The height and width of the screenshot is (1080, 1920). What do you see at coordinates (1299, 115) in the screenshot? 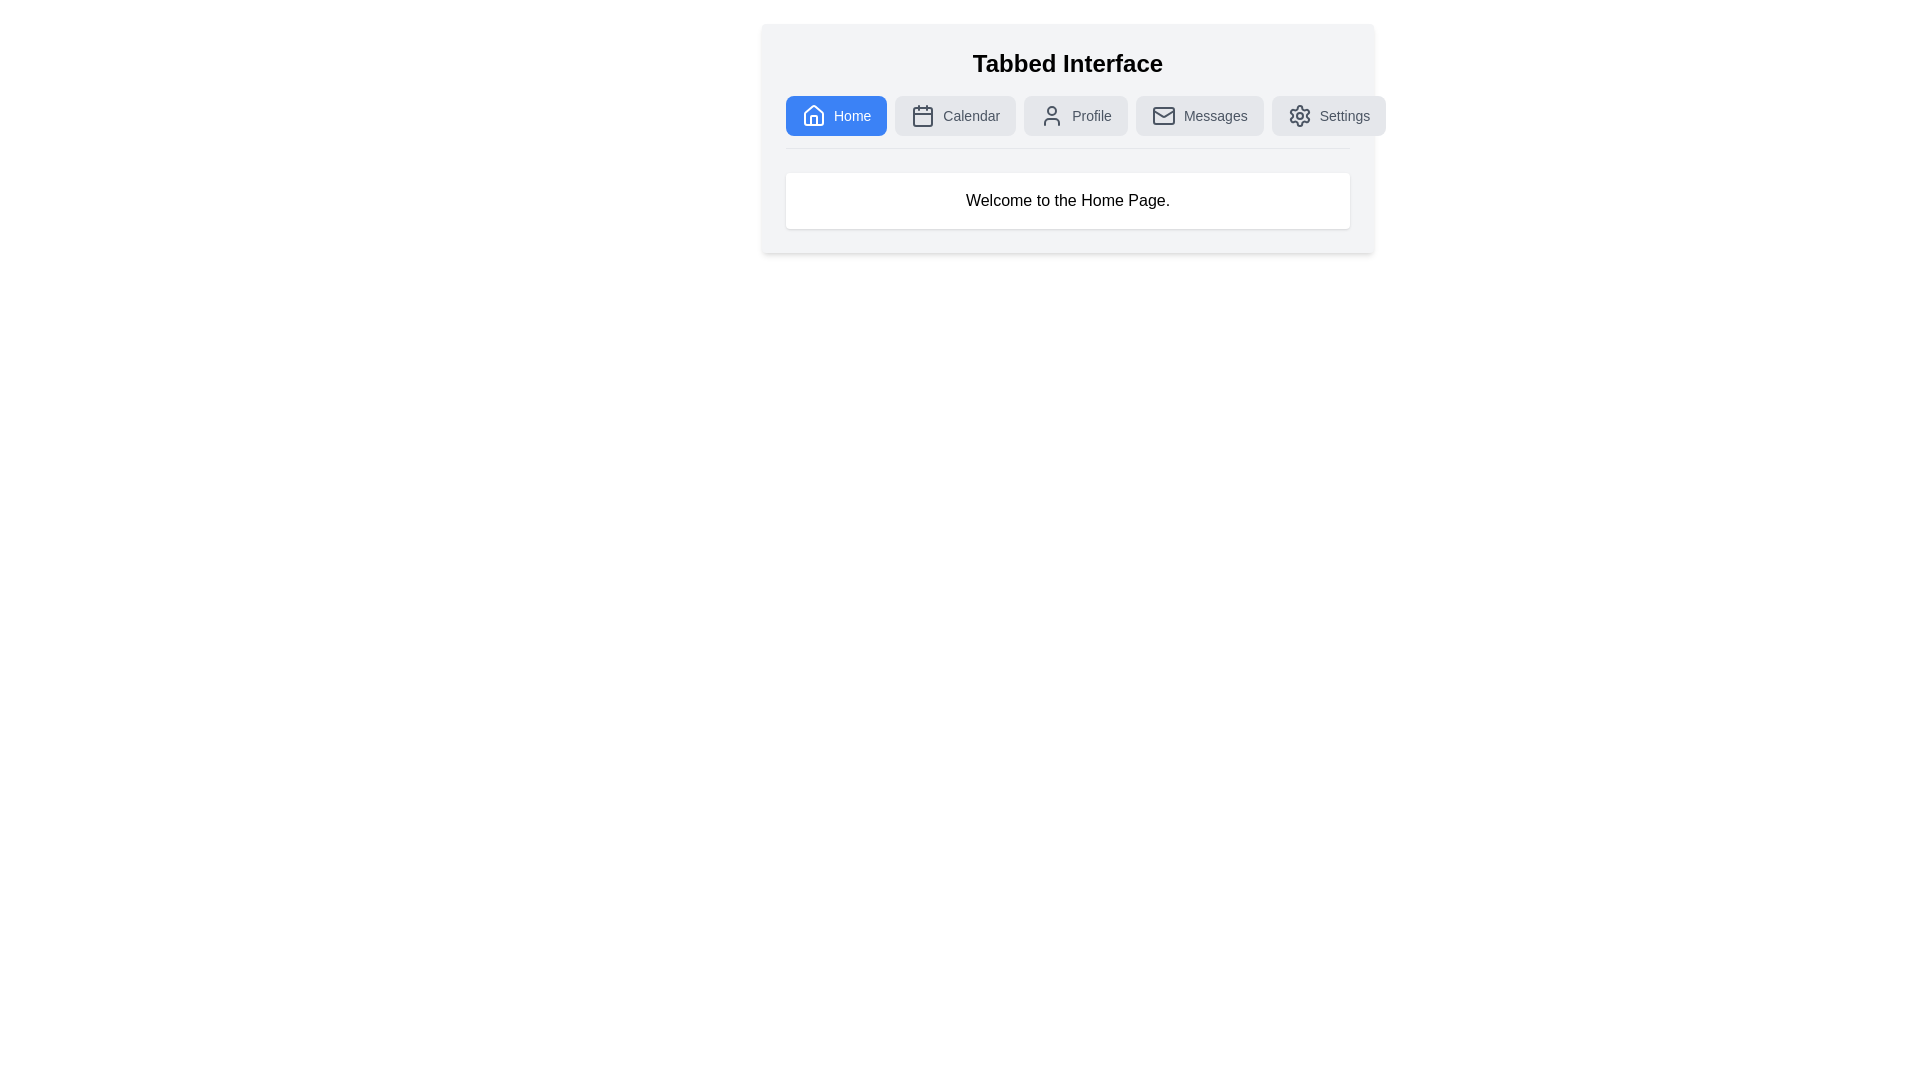
I see `the cog wheel icon in the top-right section of the interface` at bounding box center [1299, 115].